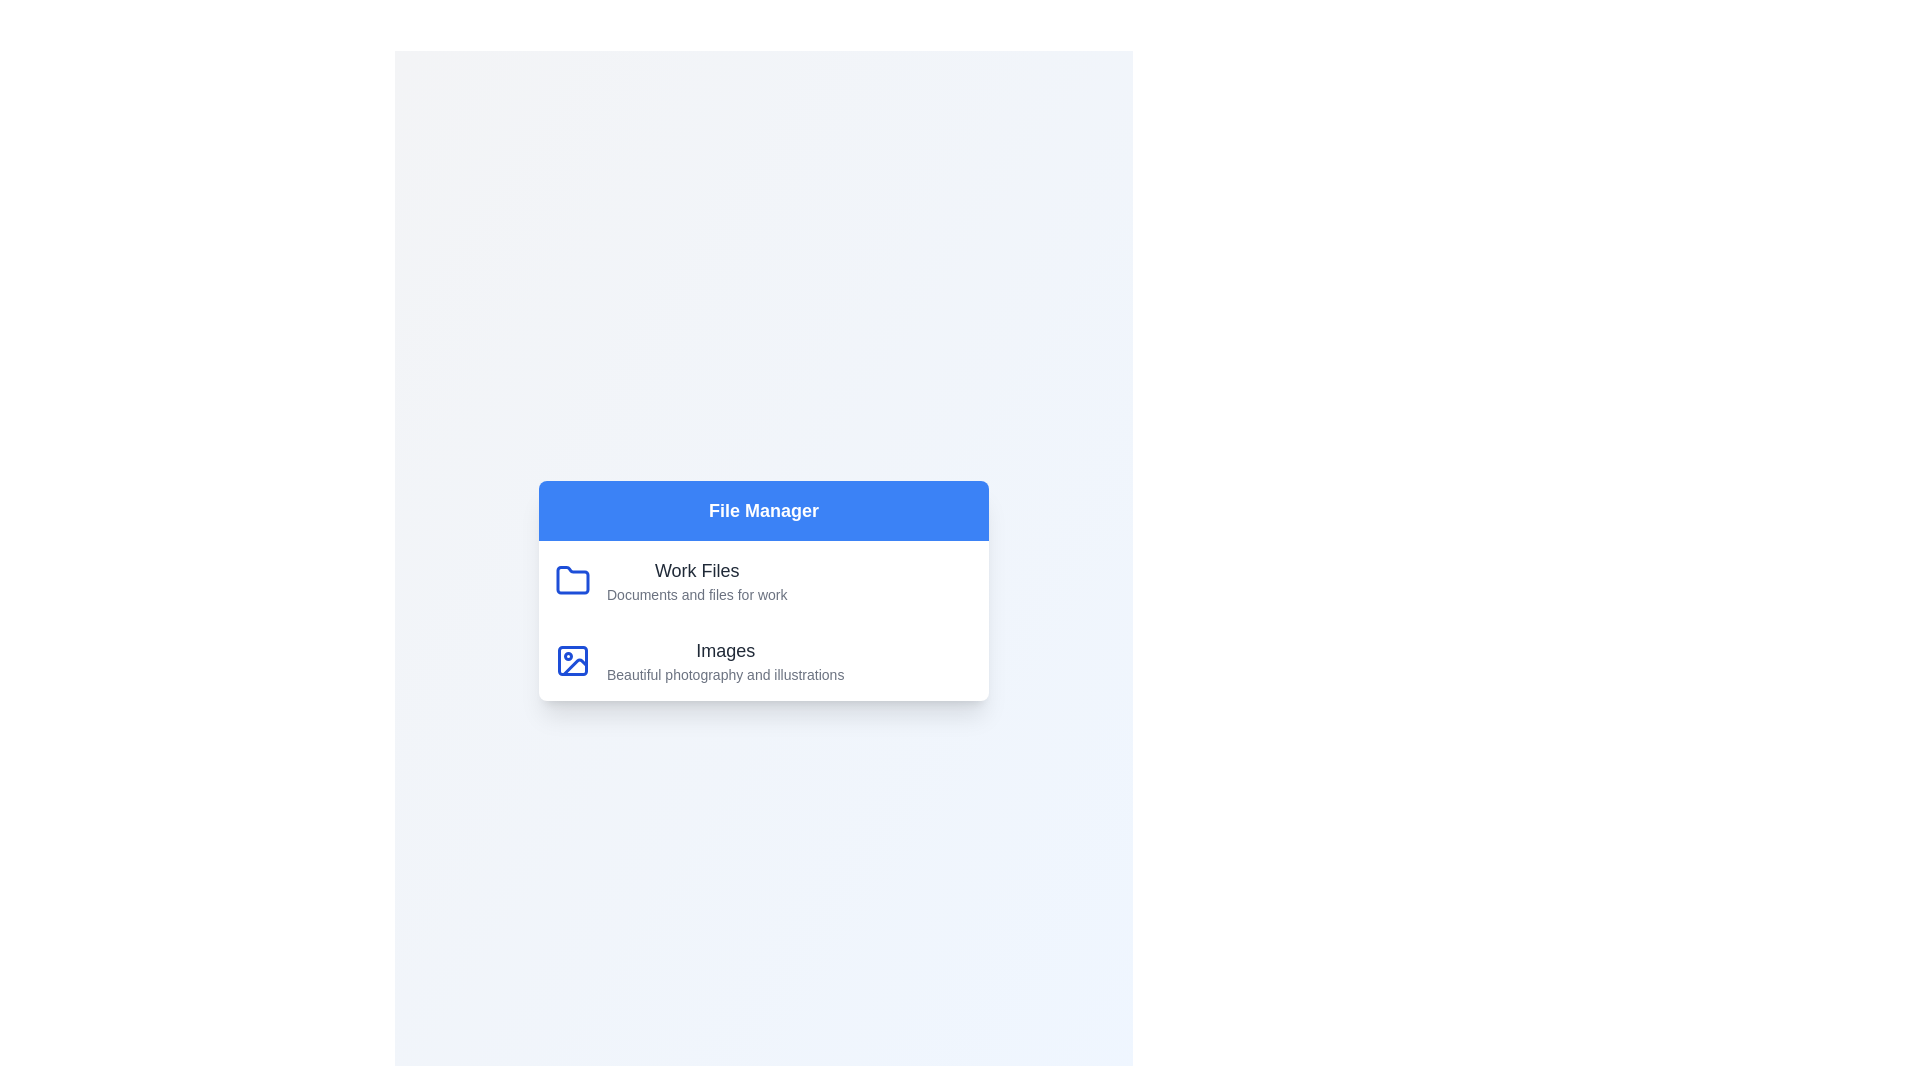 This screenshot has width=1920, height=1080. Describe the element at coordinates (571, 660) in the screenshot. I see `the icon of the category Images` at that location.